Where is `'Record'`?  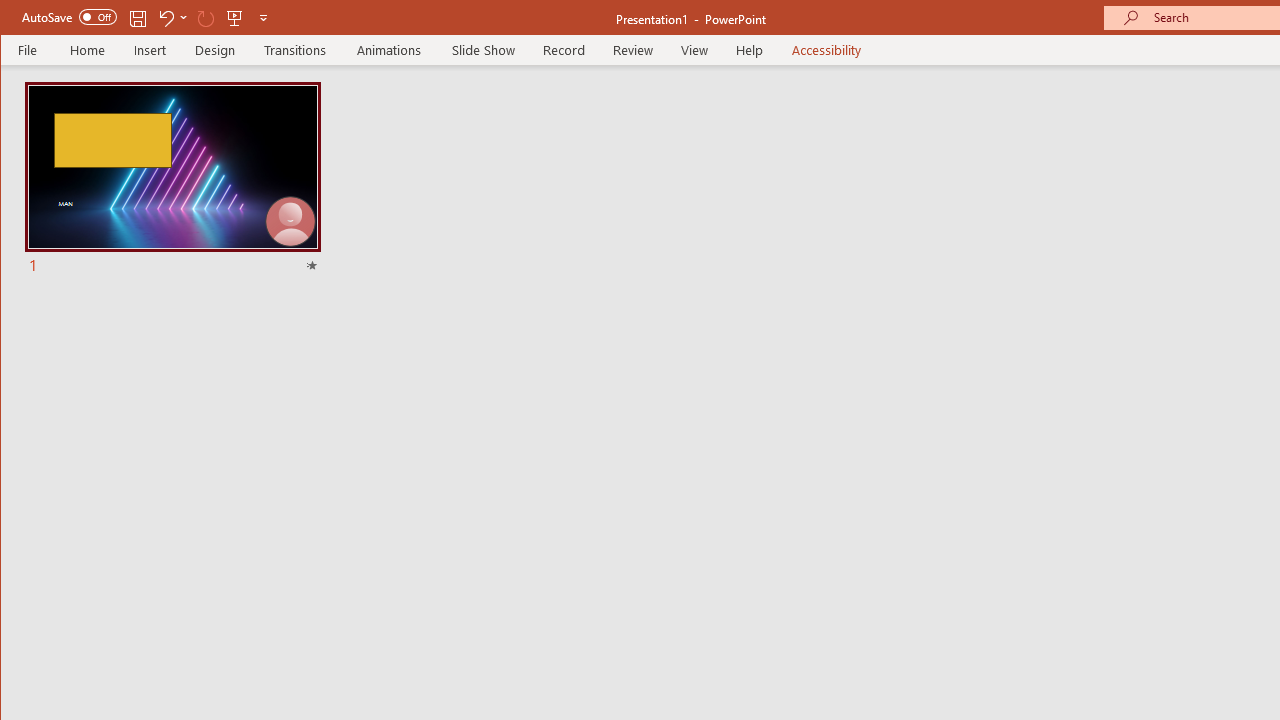 'Record' is located at coordinates (562, 49).